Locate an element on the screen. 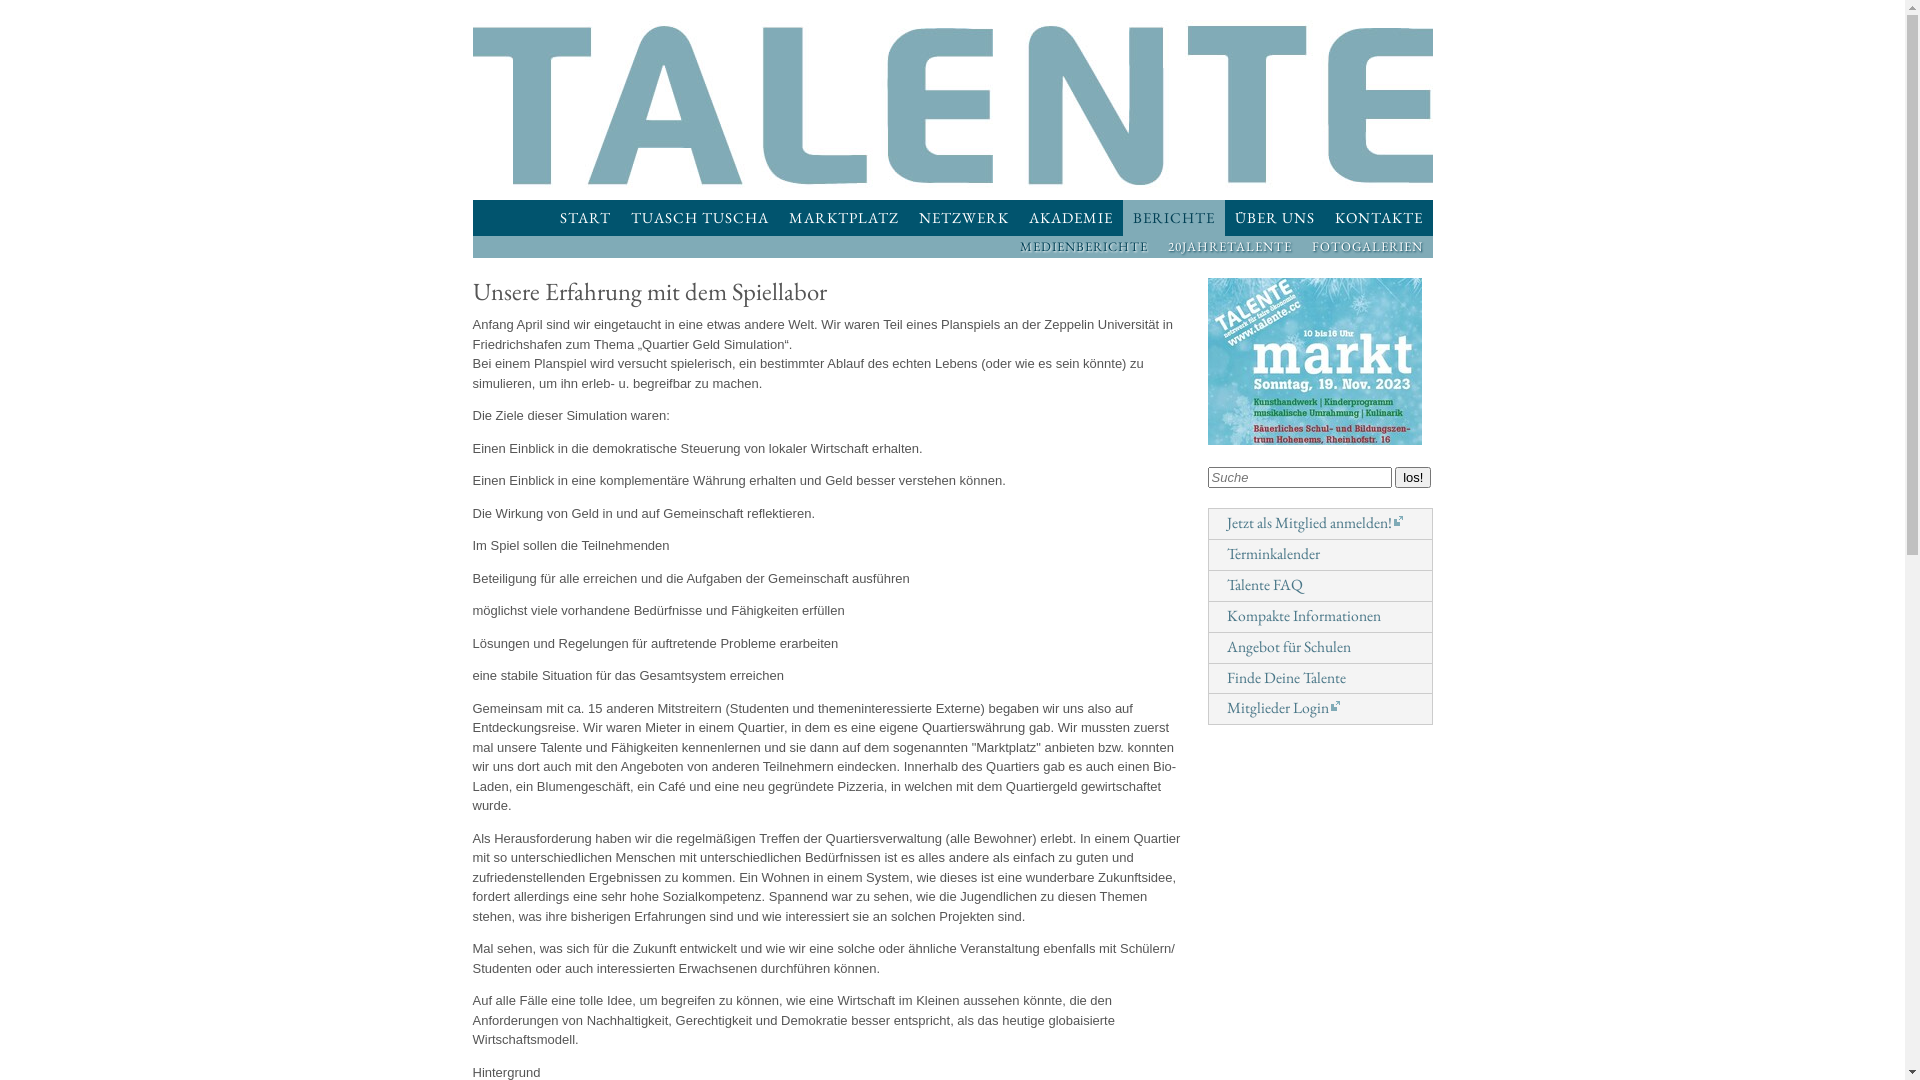 The height and width of the screenshot is (1080, 1920). '20JAHRETALENTE' is located at coordinates (1157, 245).